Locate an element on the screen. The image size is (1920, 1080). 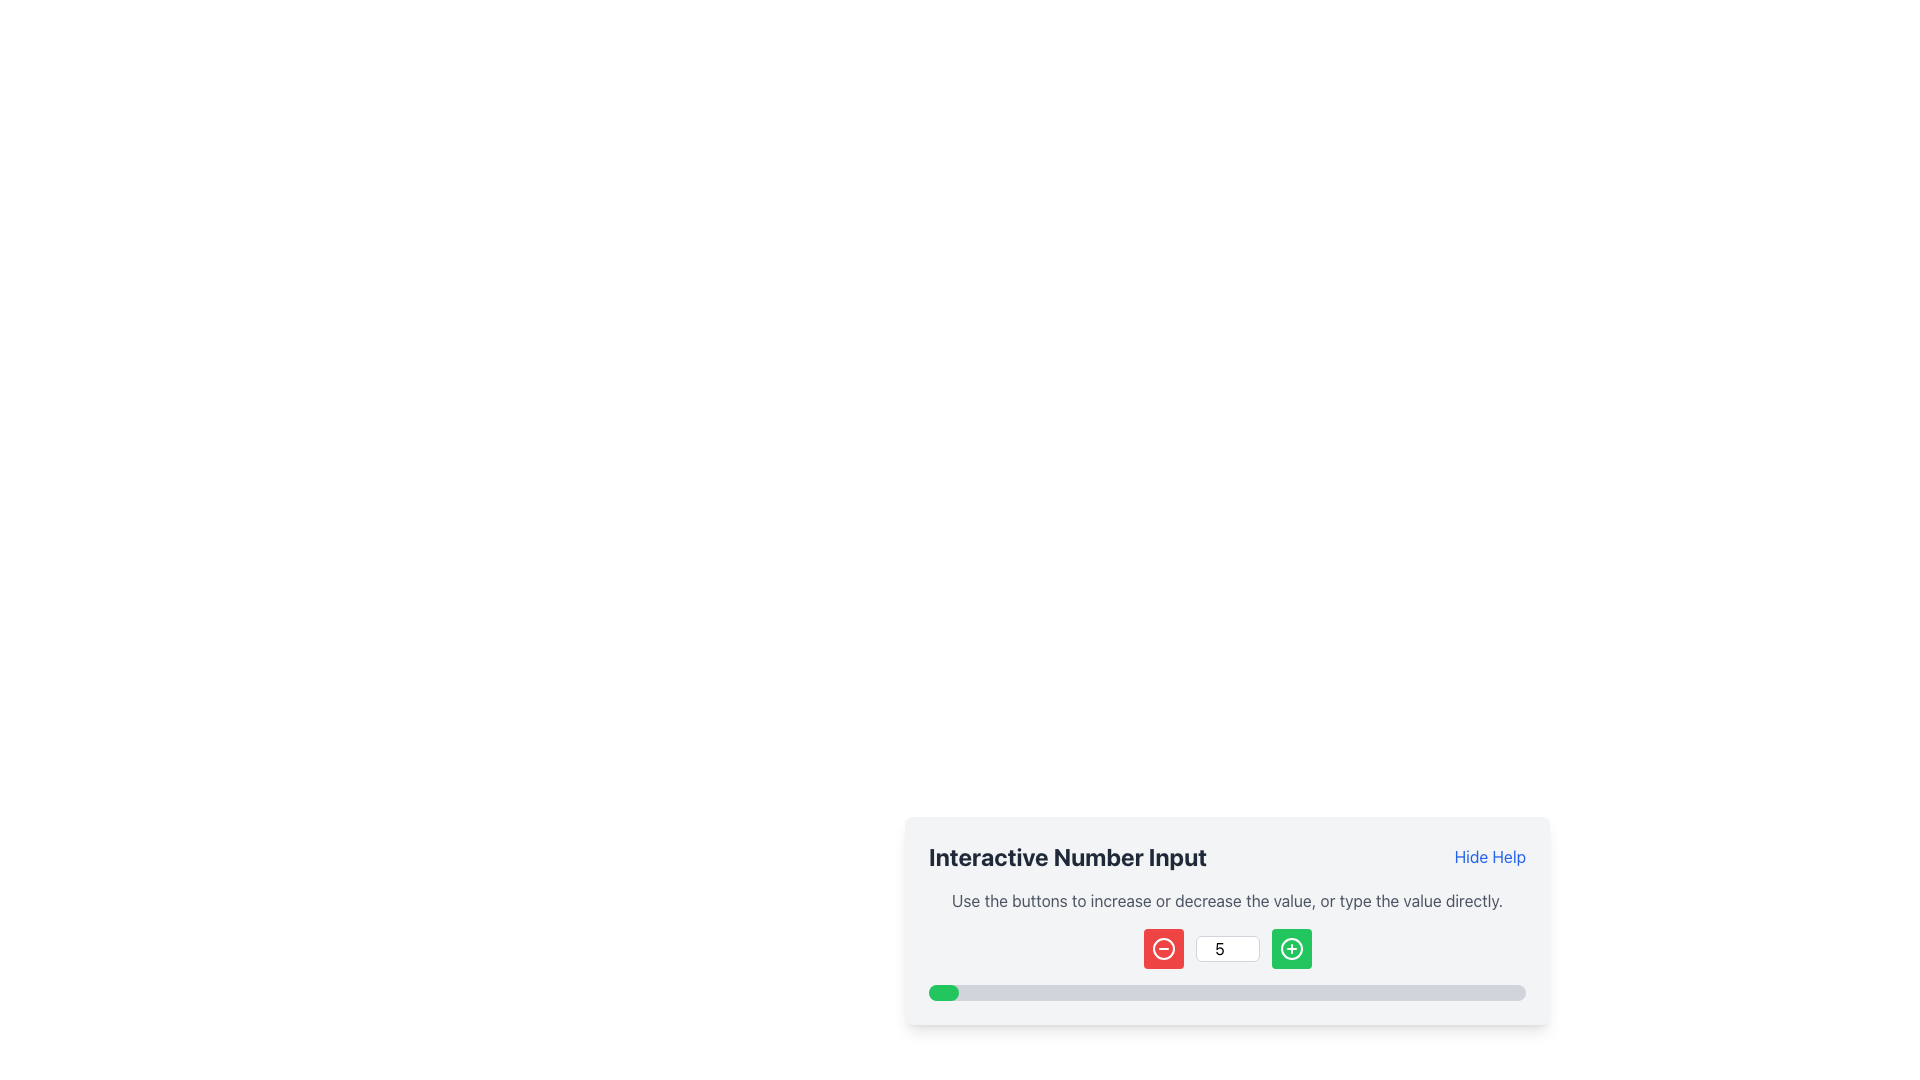
the red circular button with a white minus sign to decrease the value is located at coordinates (1163, 947).